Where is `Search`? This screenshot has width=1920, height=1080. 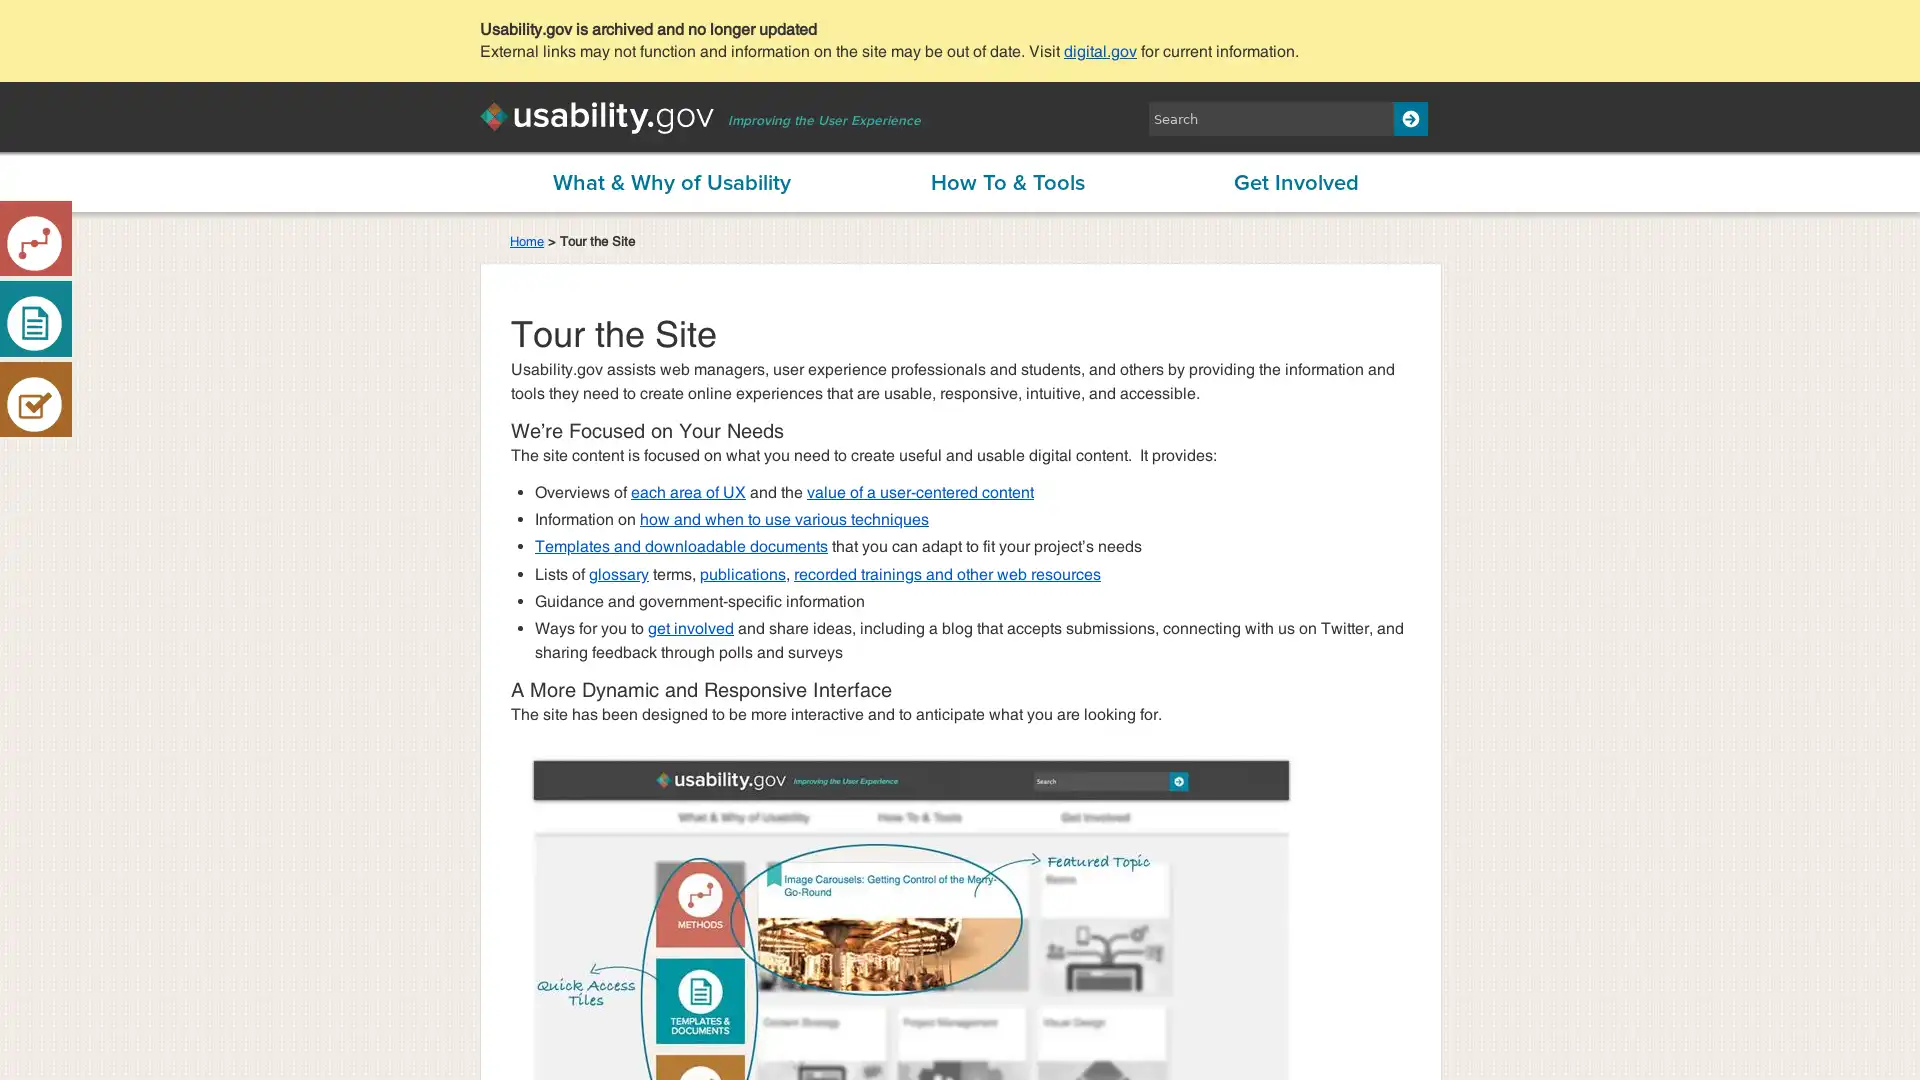
Search is located at coordinates (1410, 119).